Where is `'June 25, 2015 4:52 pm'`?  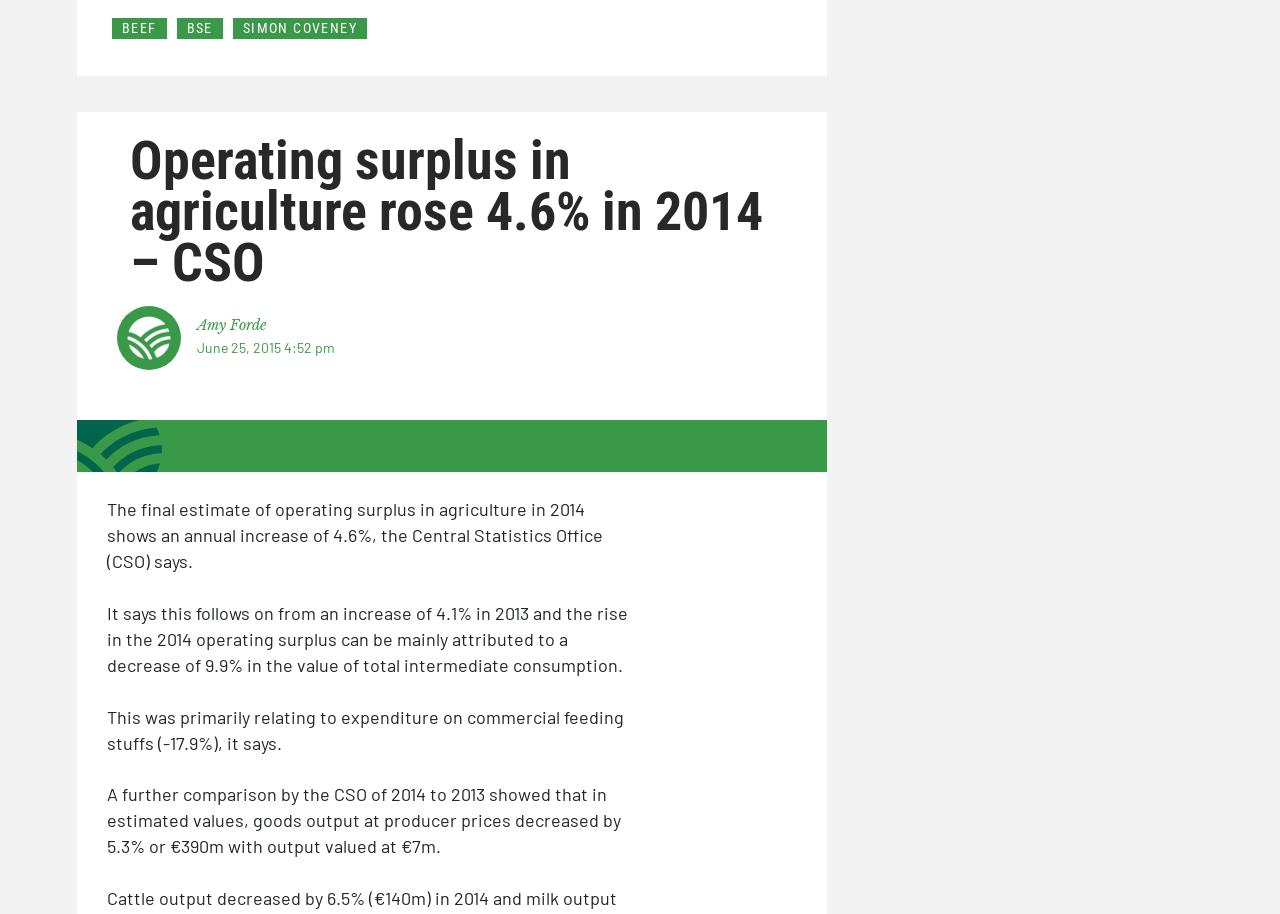 'June 25, 2015 4:52 pm' is located at coordinates (264, 346).